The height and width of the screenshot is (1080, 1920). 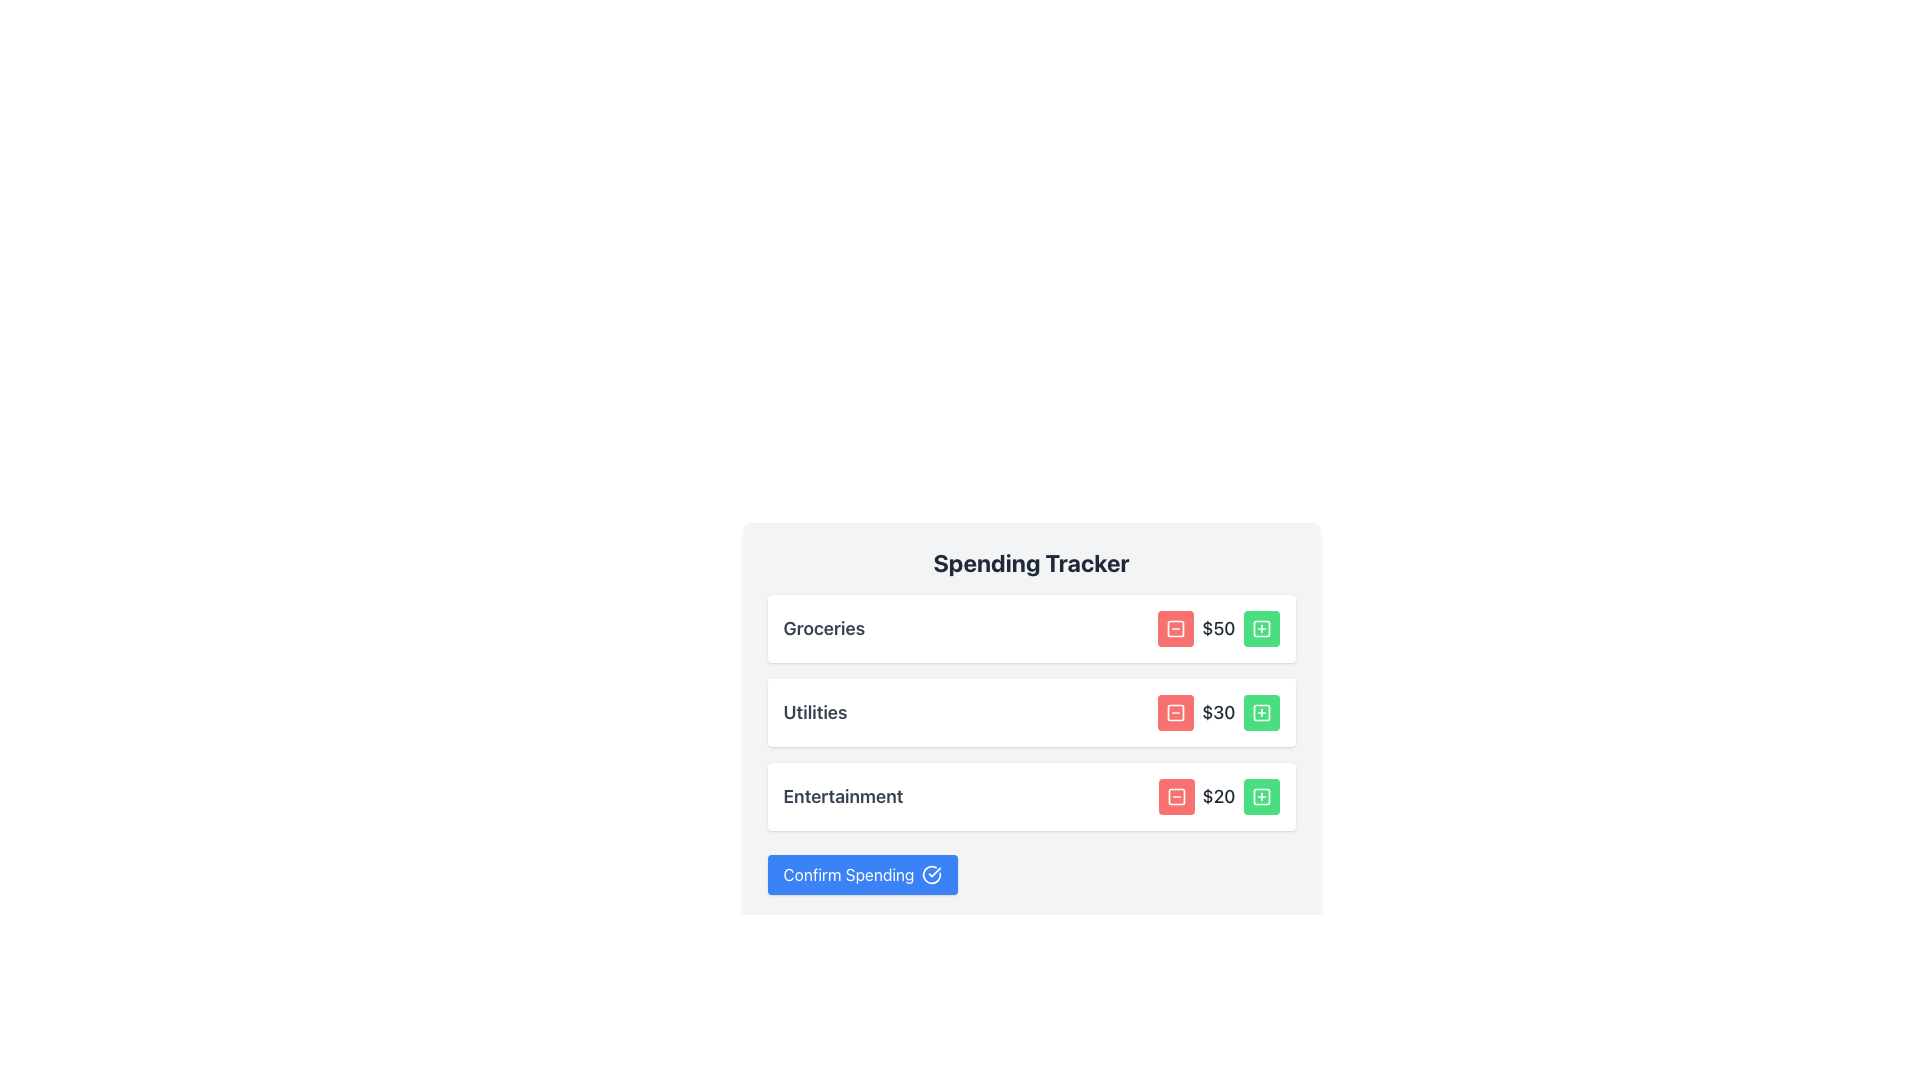 I want to click on the green square button with rounded corners containing a plus sign, located in the 'Entertainment' row, so click(x=1260, y=796).